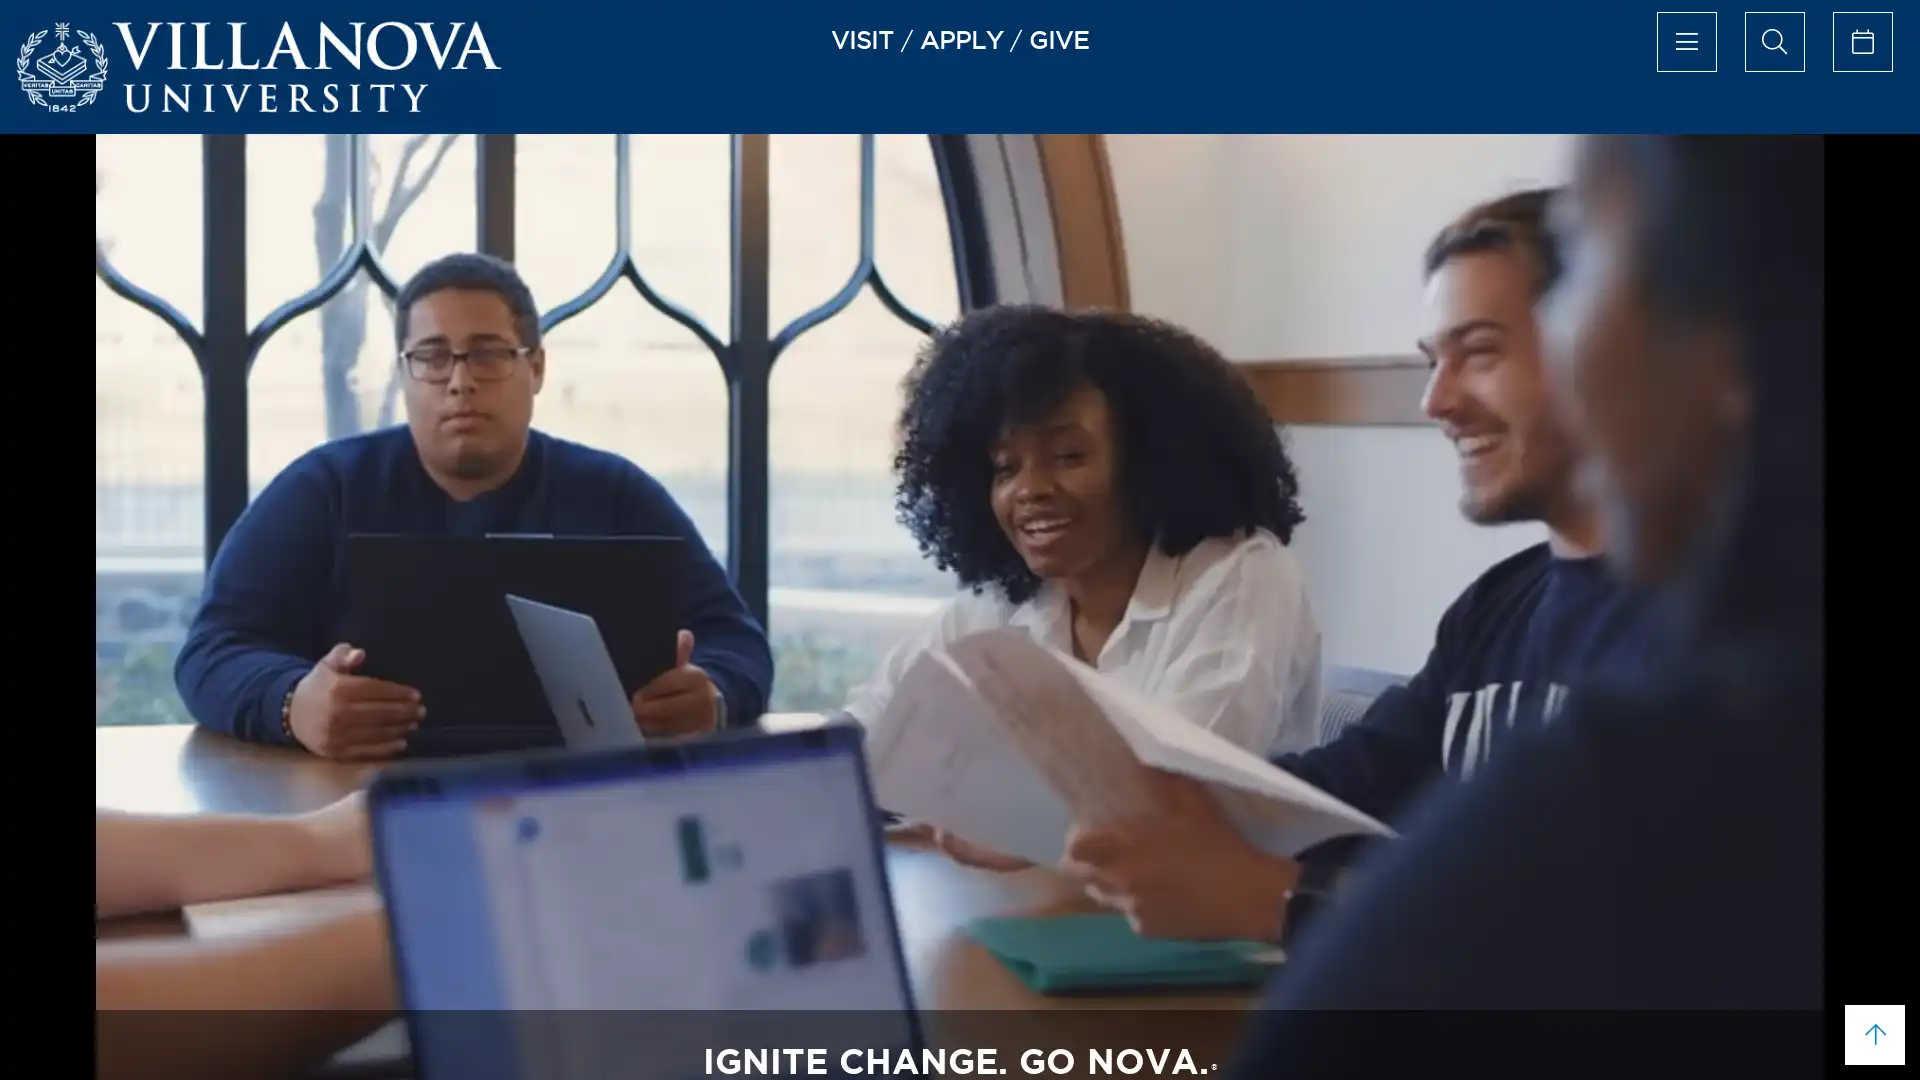  What do you see at coordinates (1861, 42) in the screenshot?
I see `celendar of events` at bounding box center [1861, 42].